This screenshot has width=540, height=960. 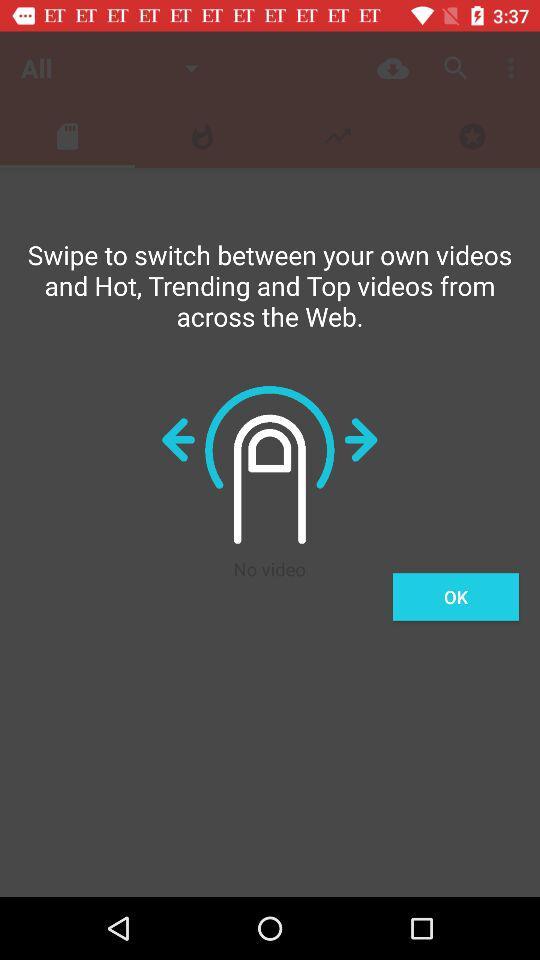 What do you see at coordinates (455, 597) in the screenshot?
I see `ok` at bounding box center [455, 597].